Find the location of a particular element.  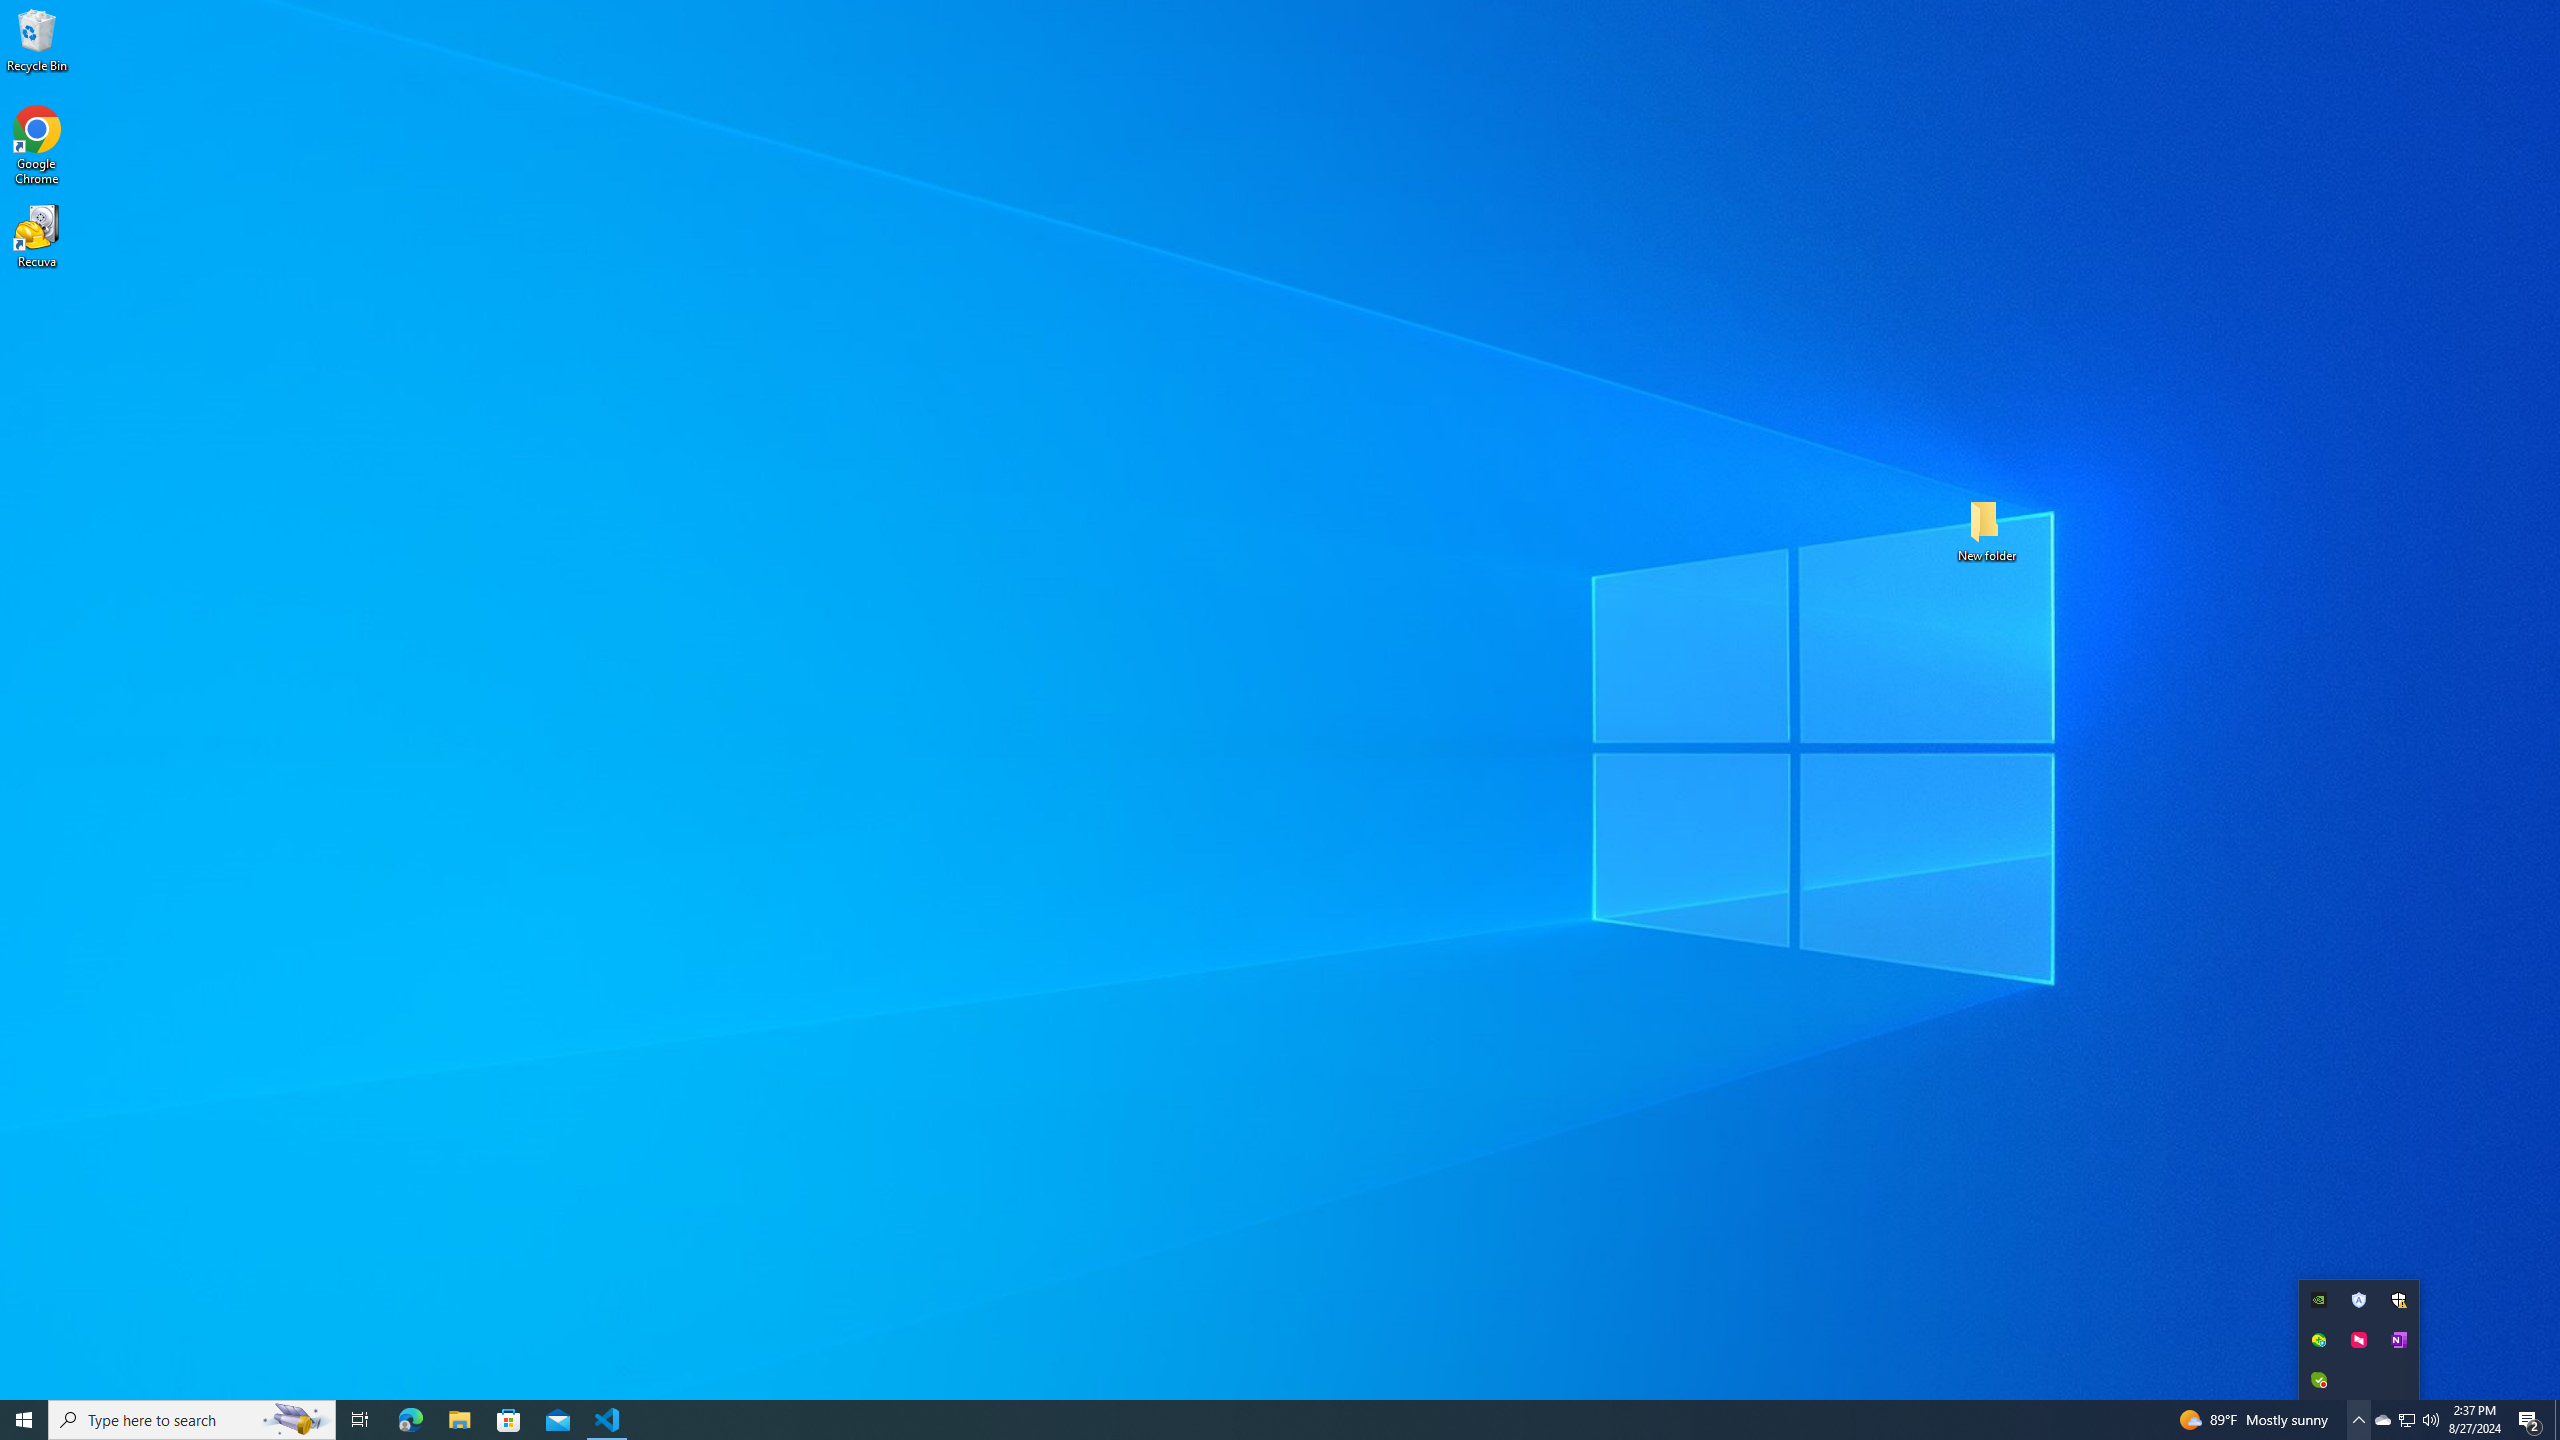

'Action Center, 2 new notifications' is located at coordinates (2530, 1418).